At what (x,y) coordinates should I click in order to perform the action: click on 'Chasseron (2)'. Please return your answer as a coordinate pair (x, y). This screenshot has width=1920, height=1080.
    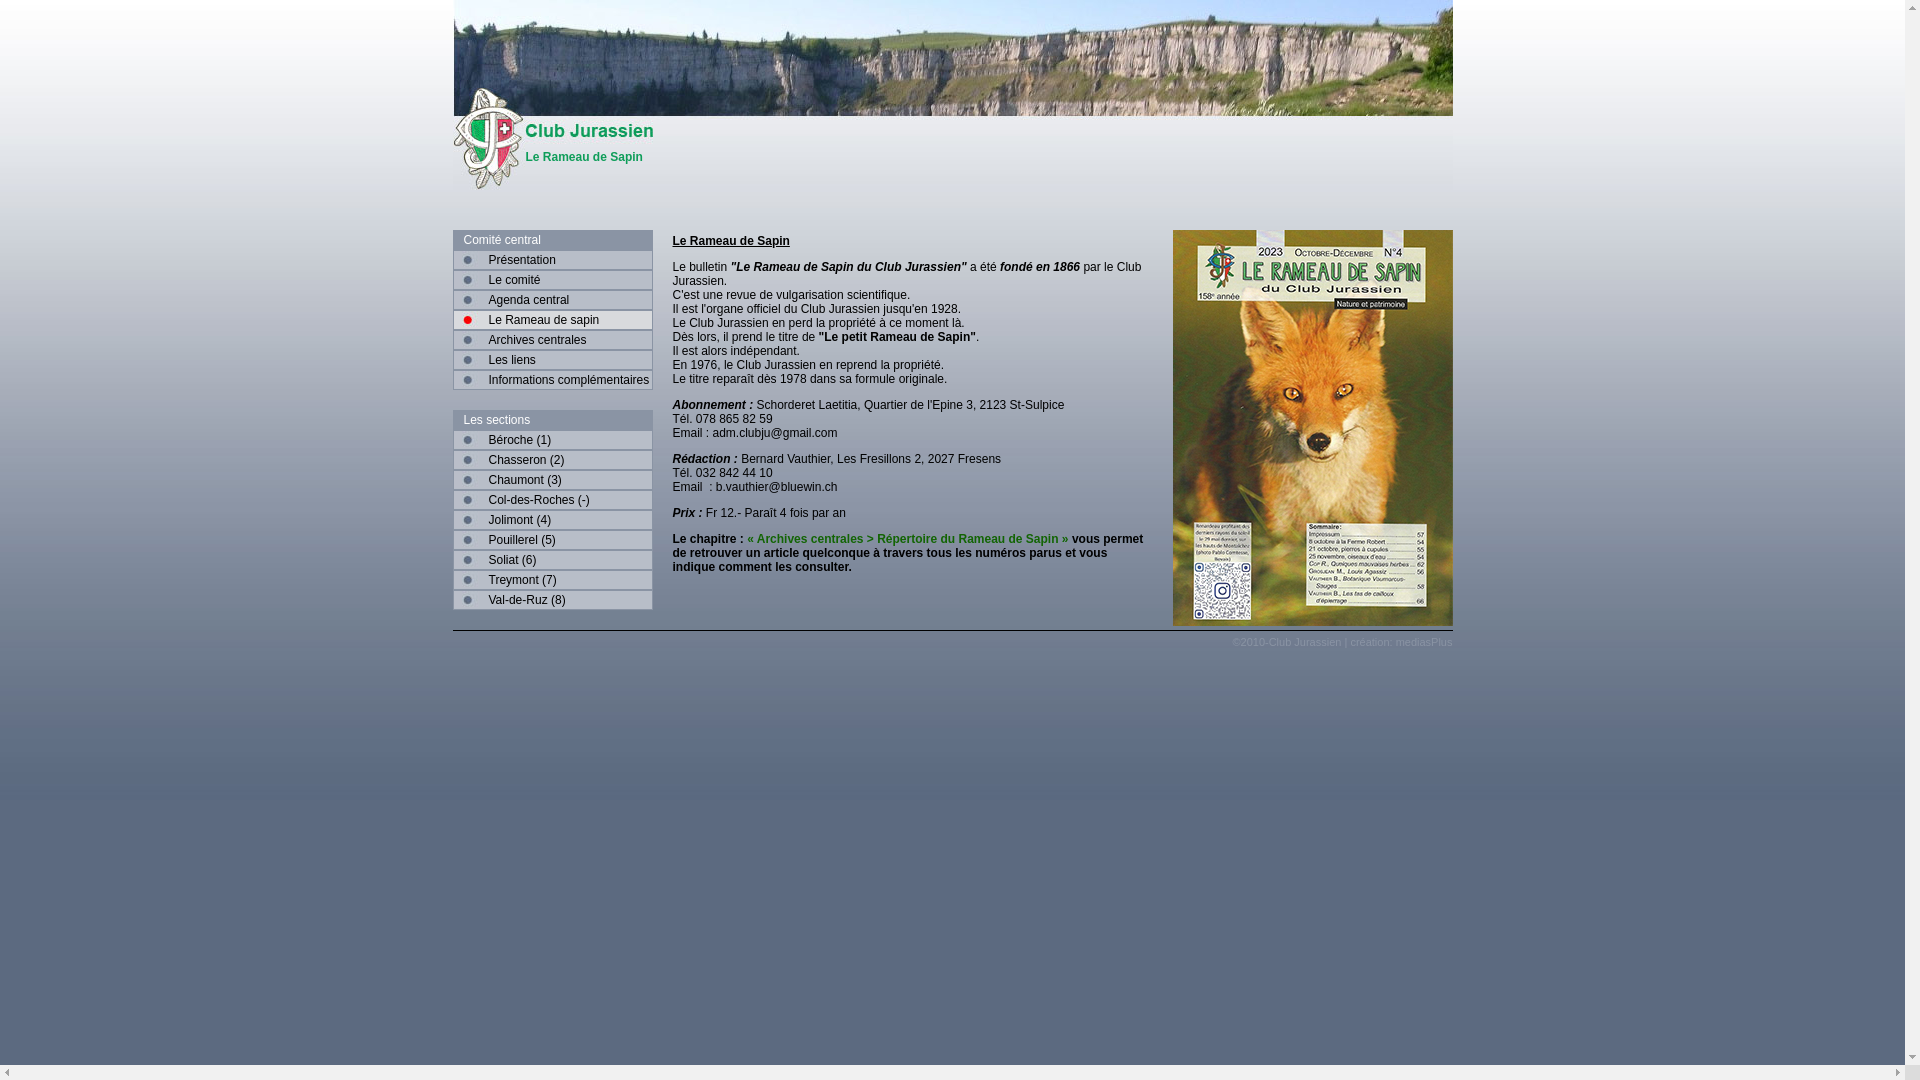
    Looking at the image, I should click on (552, 459).